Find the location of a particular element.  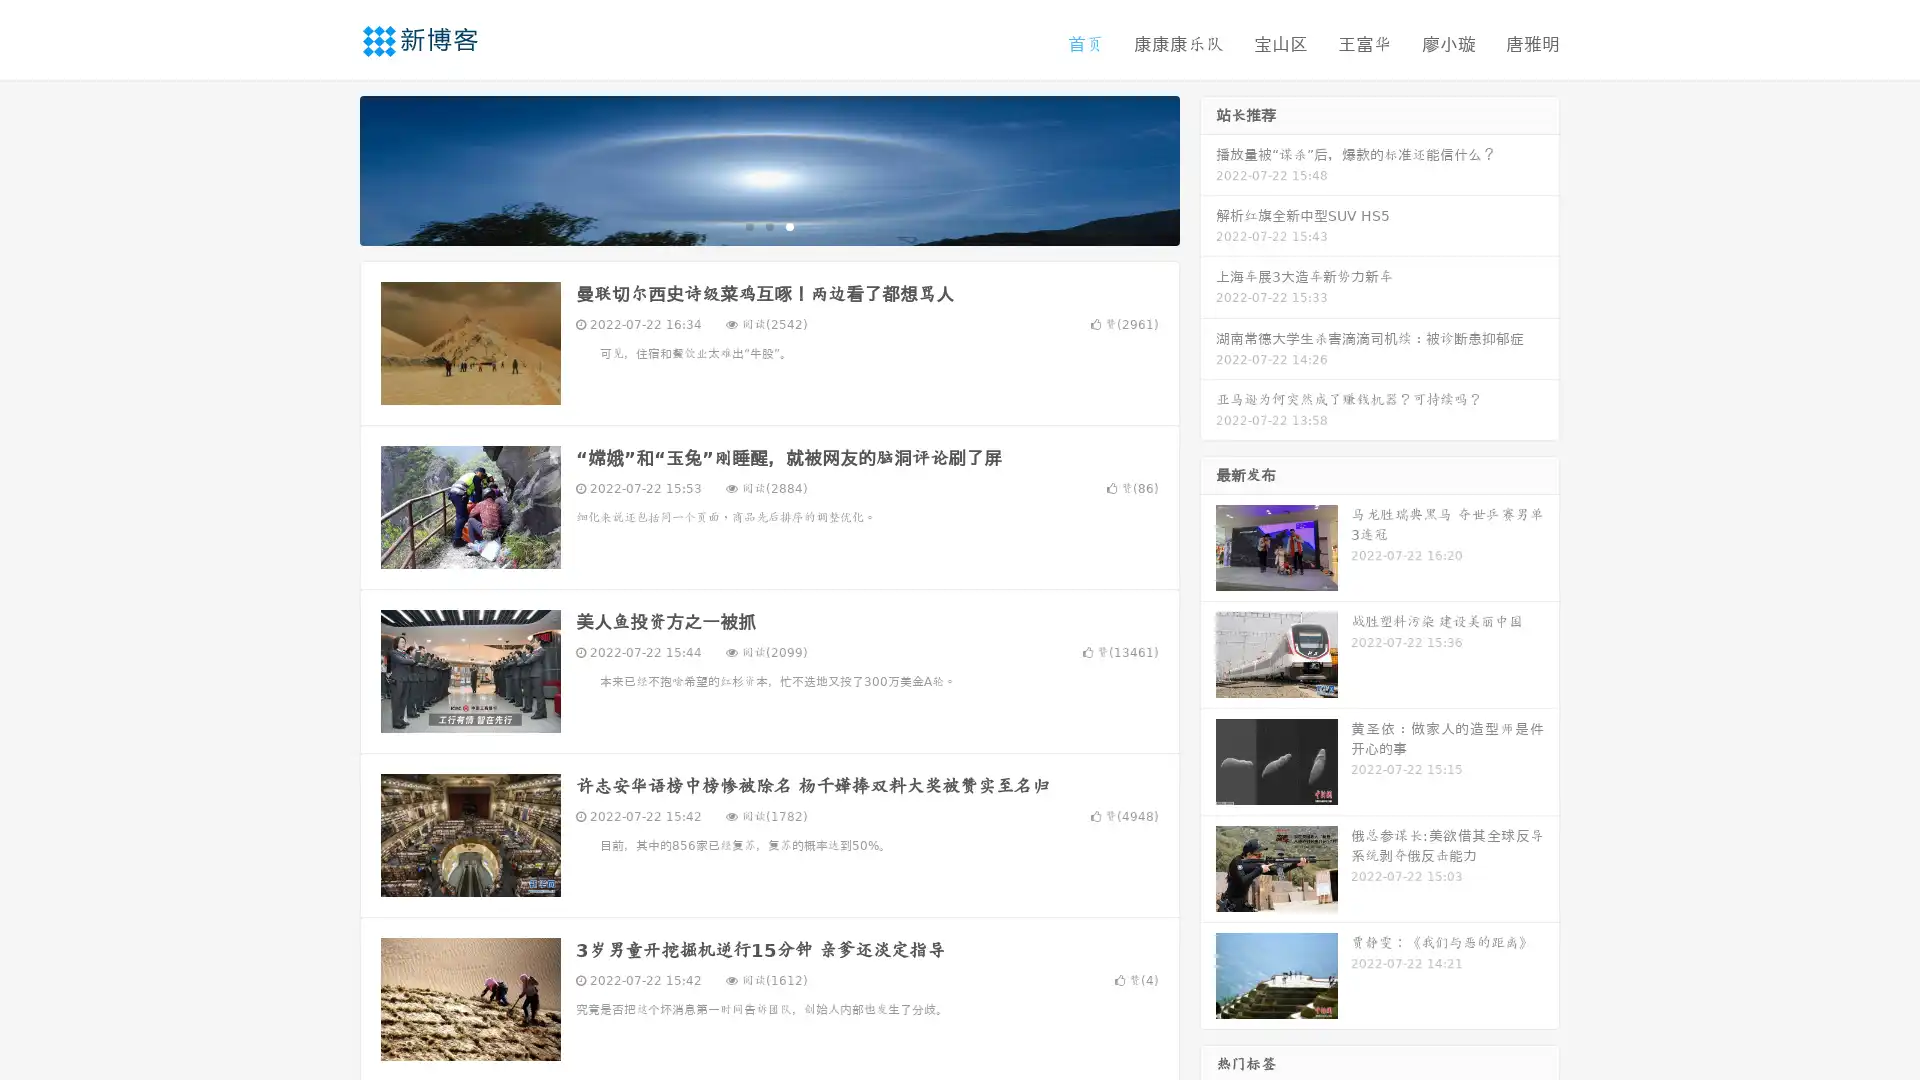

Previous slide is located at coordinates (330, 168).